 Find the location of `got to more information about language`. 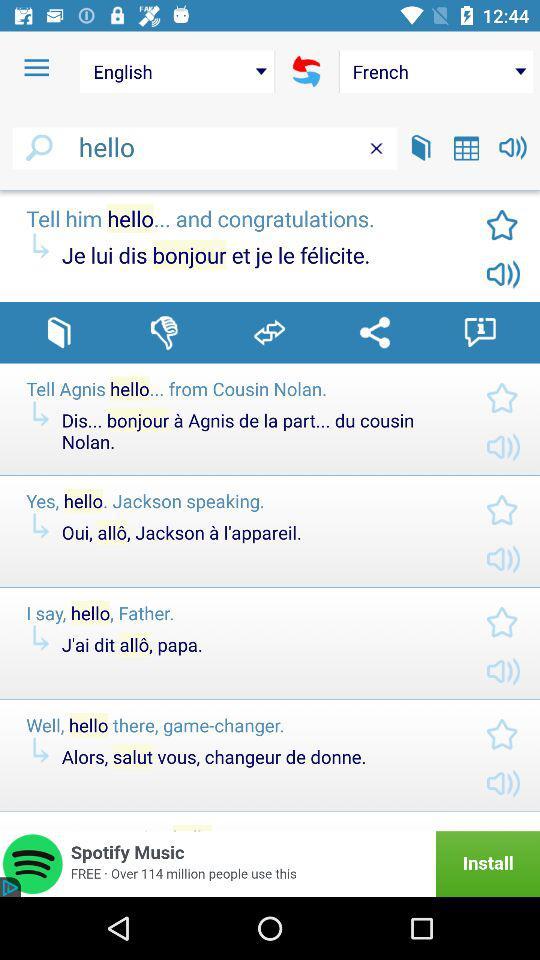

got to more information about language is located at coordinates (479, 332).